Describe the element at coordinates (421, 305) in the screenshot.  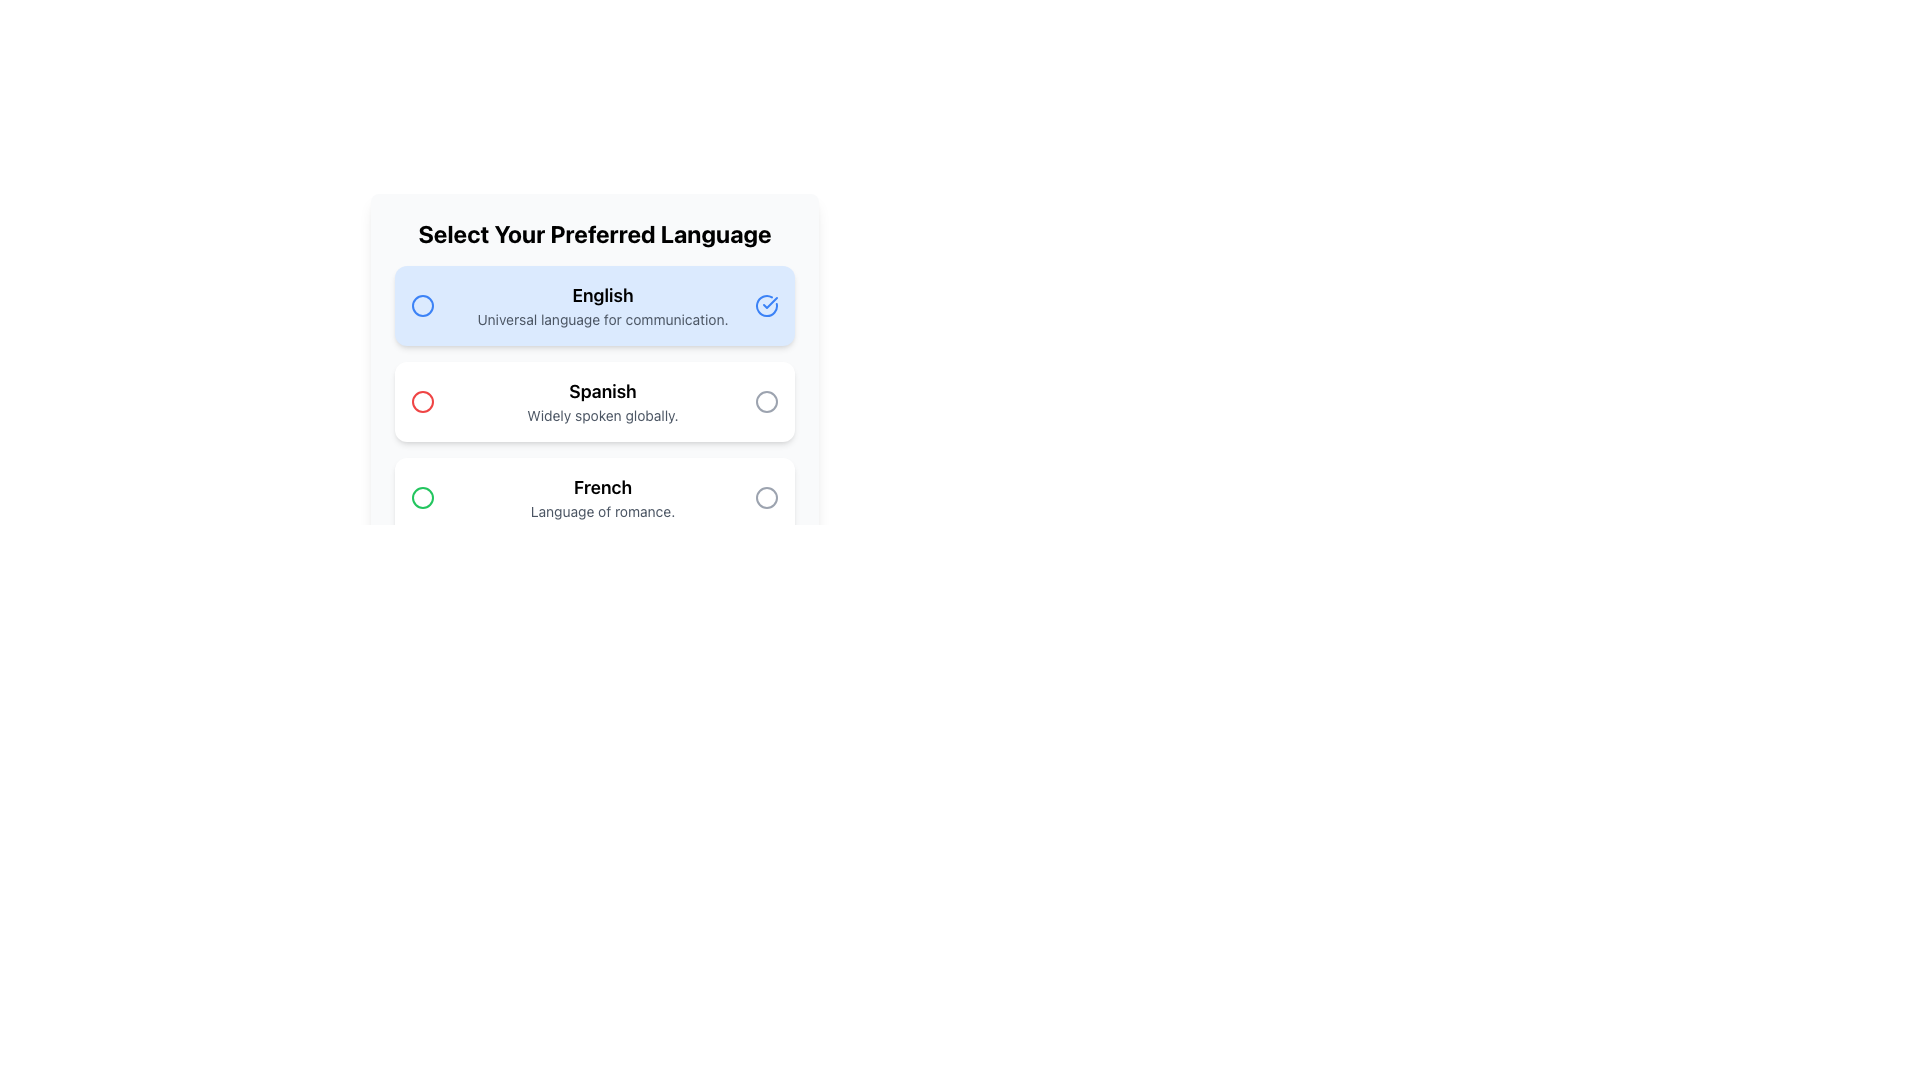
I see `the radio button for selecting the language option 'English'` at that location.